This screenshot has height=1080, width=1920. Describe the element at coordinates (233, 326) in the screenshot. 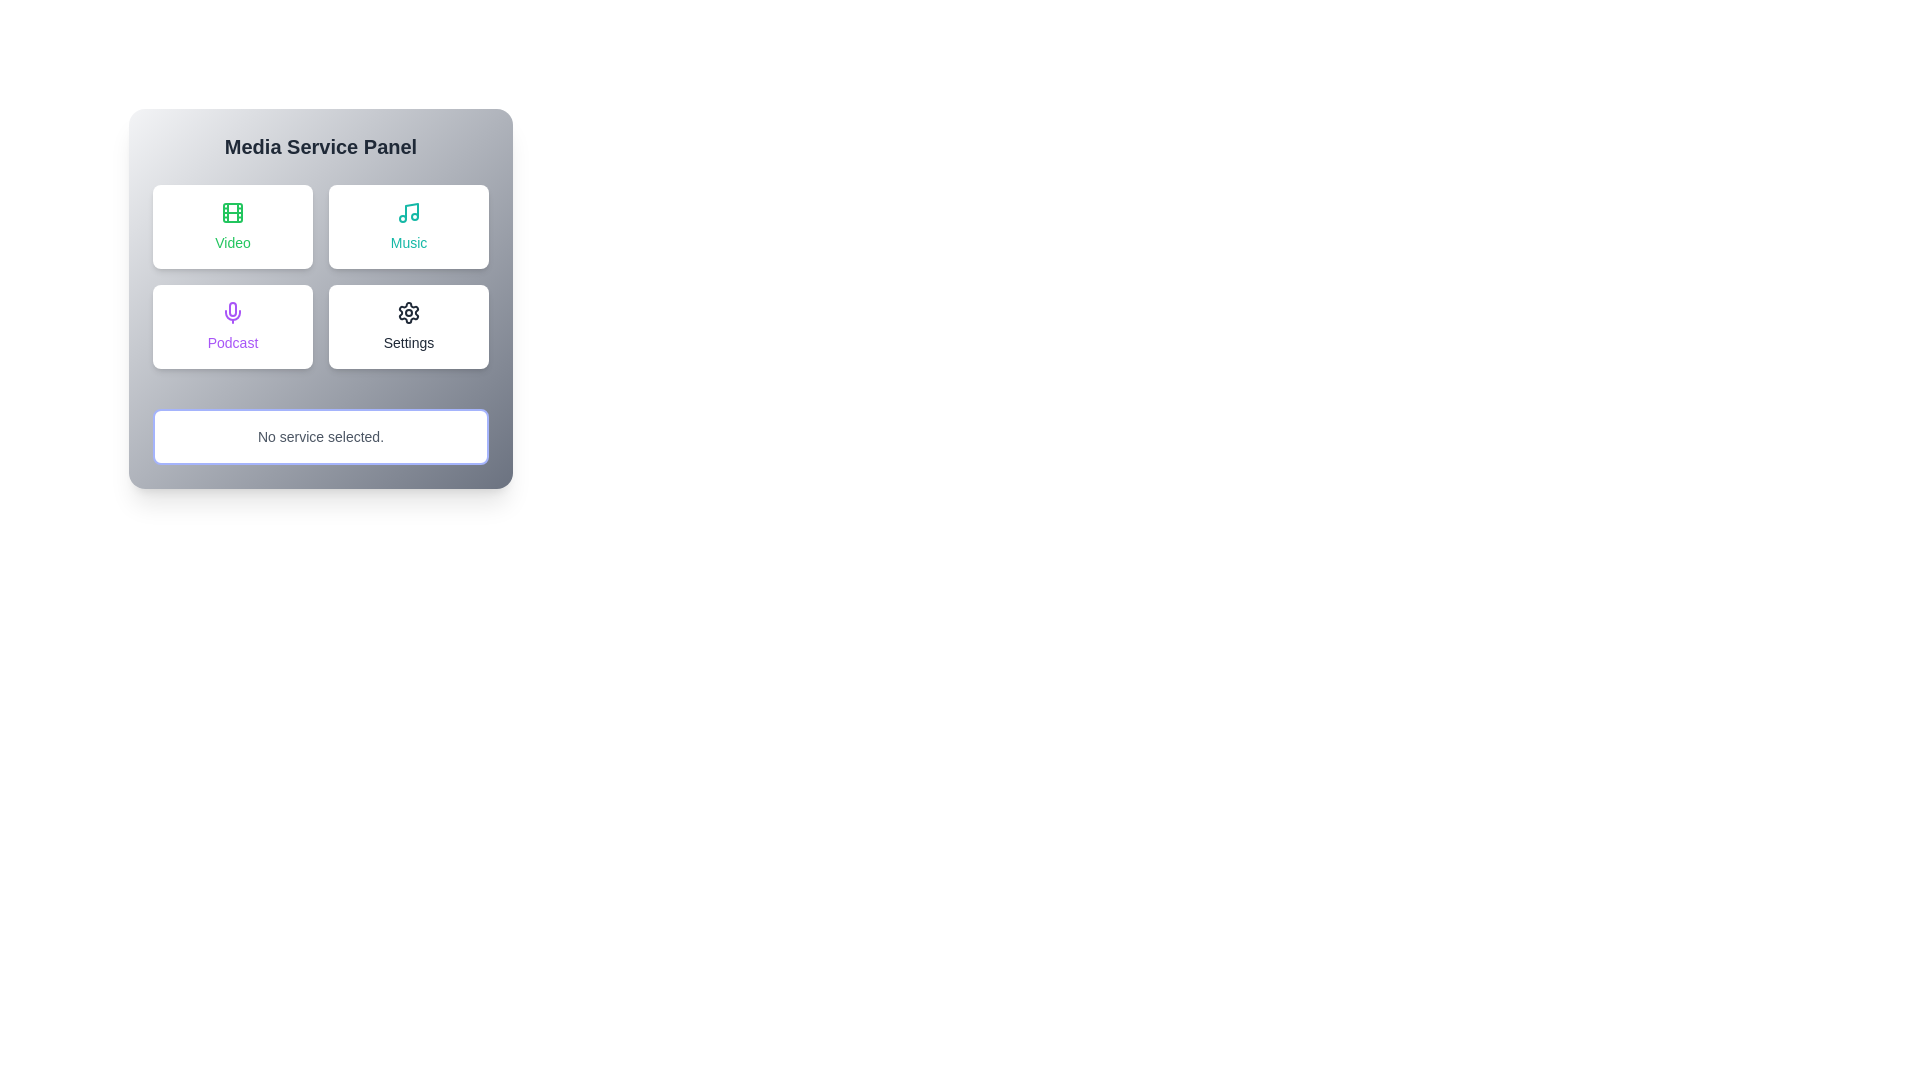

I see `the 'Podcast' button in the Media Service Panel` at that location.